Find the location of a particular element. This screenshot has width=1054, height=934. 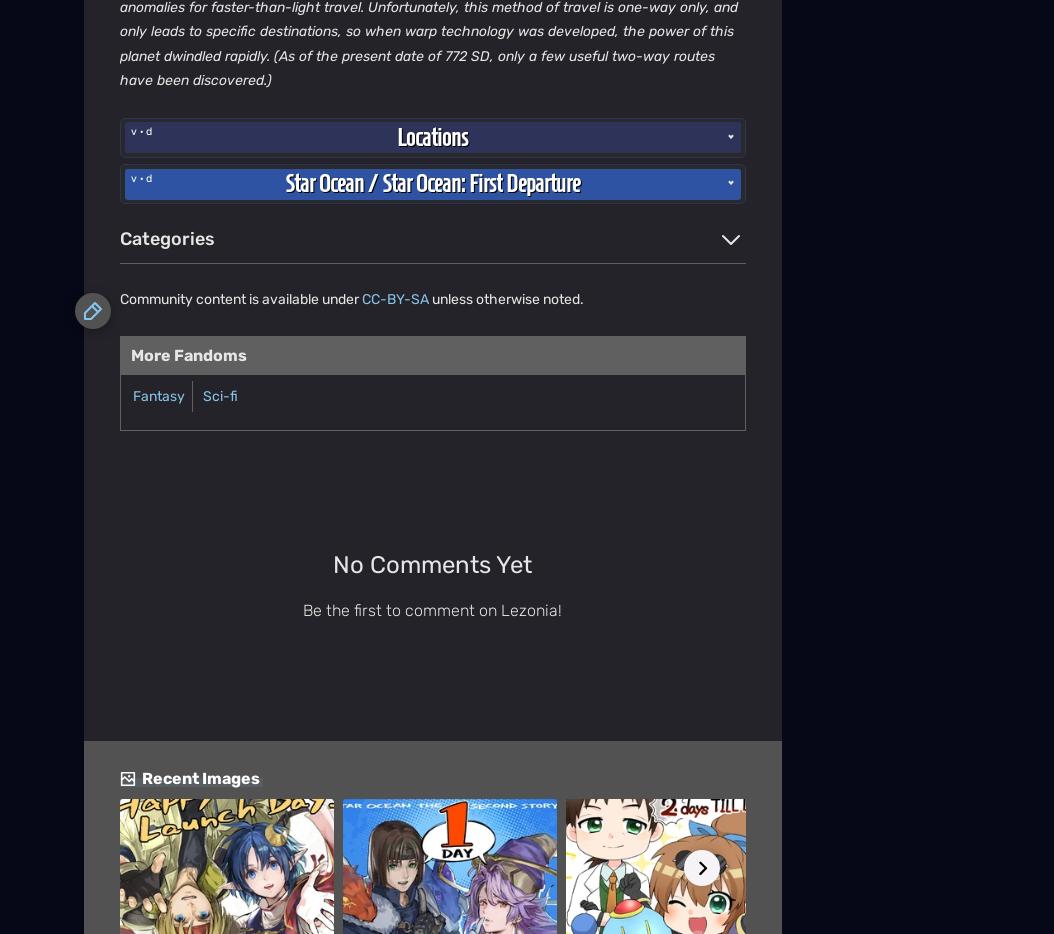

'Local Sitemap' is located at coordinates (613, 40).